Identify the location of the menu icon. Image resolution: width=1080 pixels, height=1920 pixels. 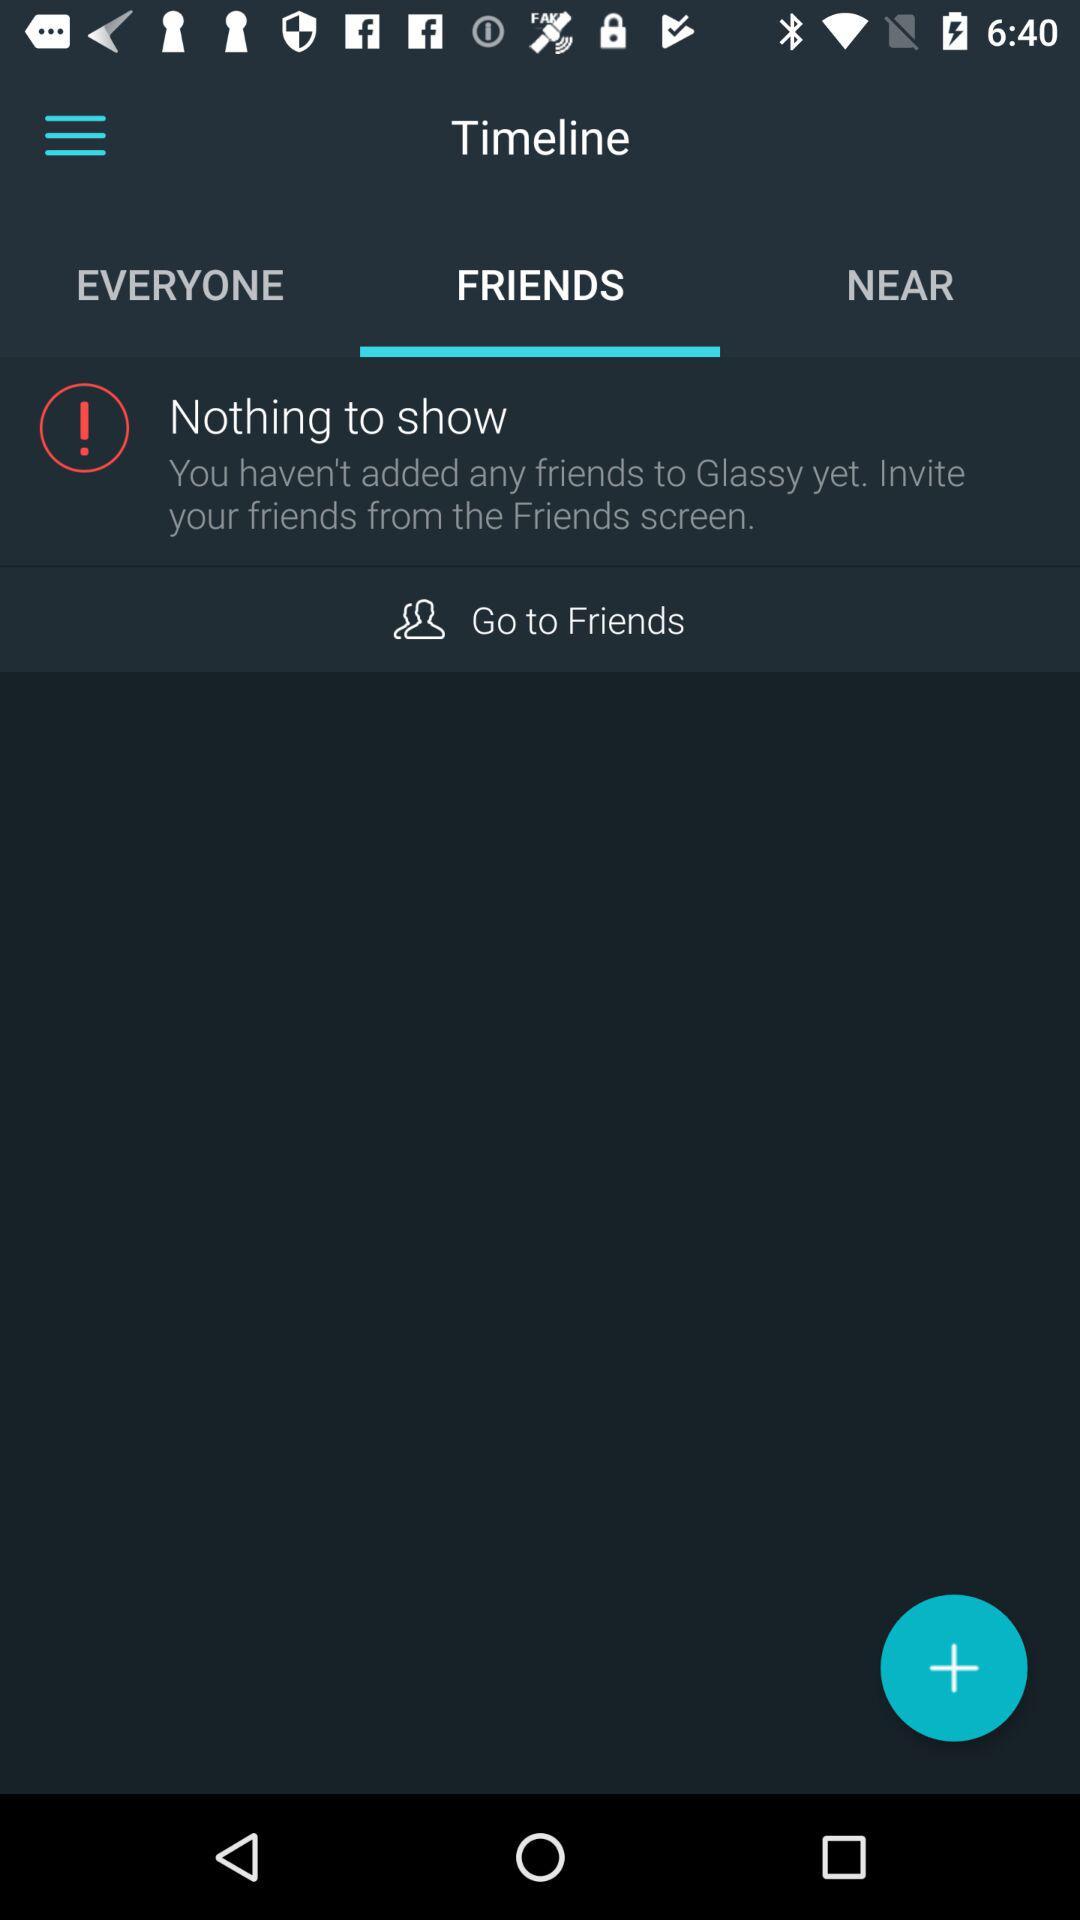
(74, 135).